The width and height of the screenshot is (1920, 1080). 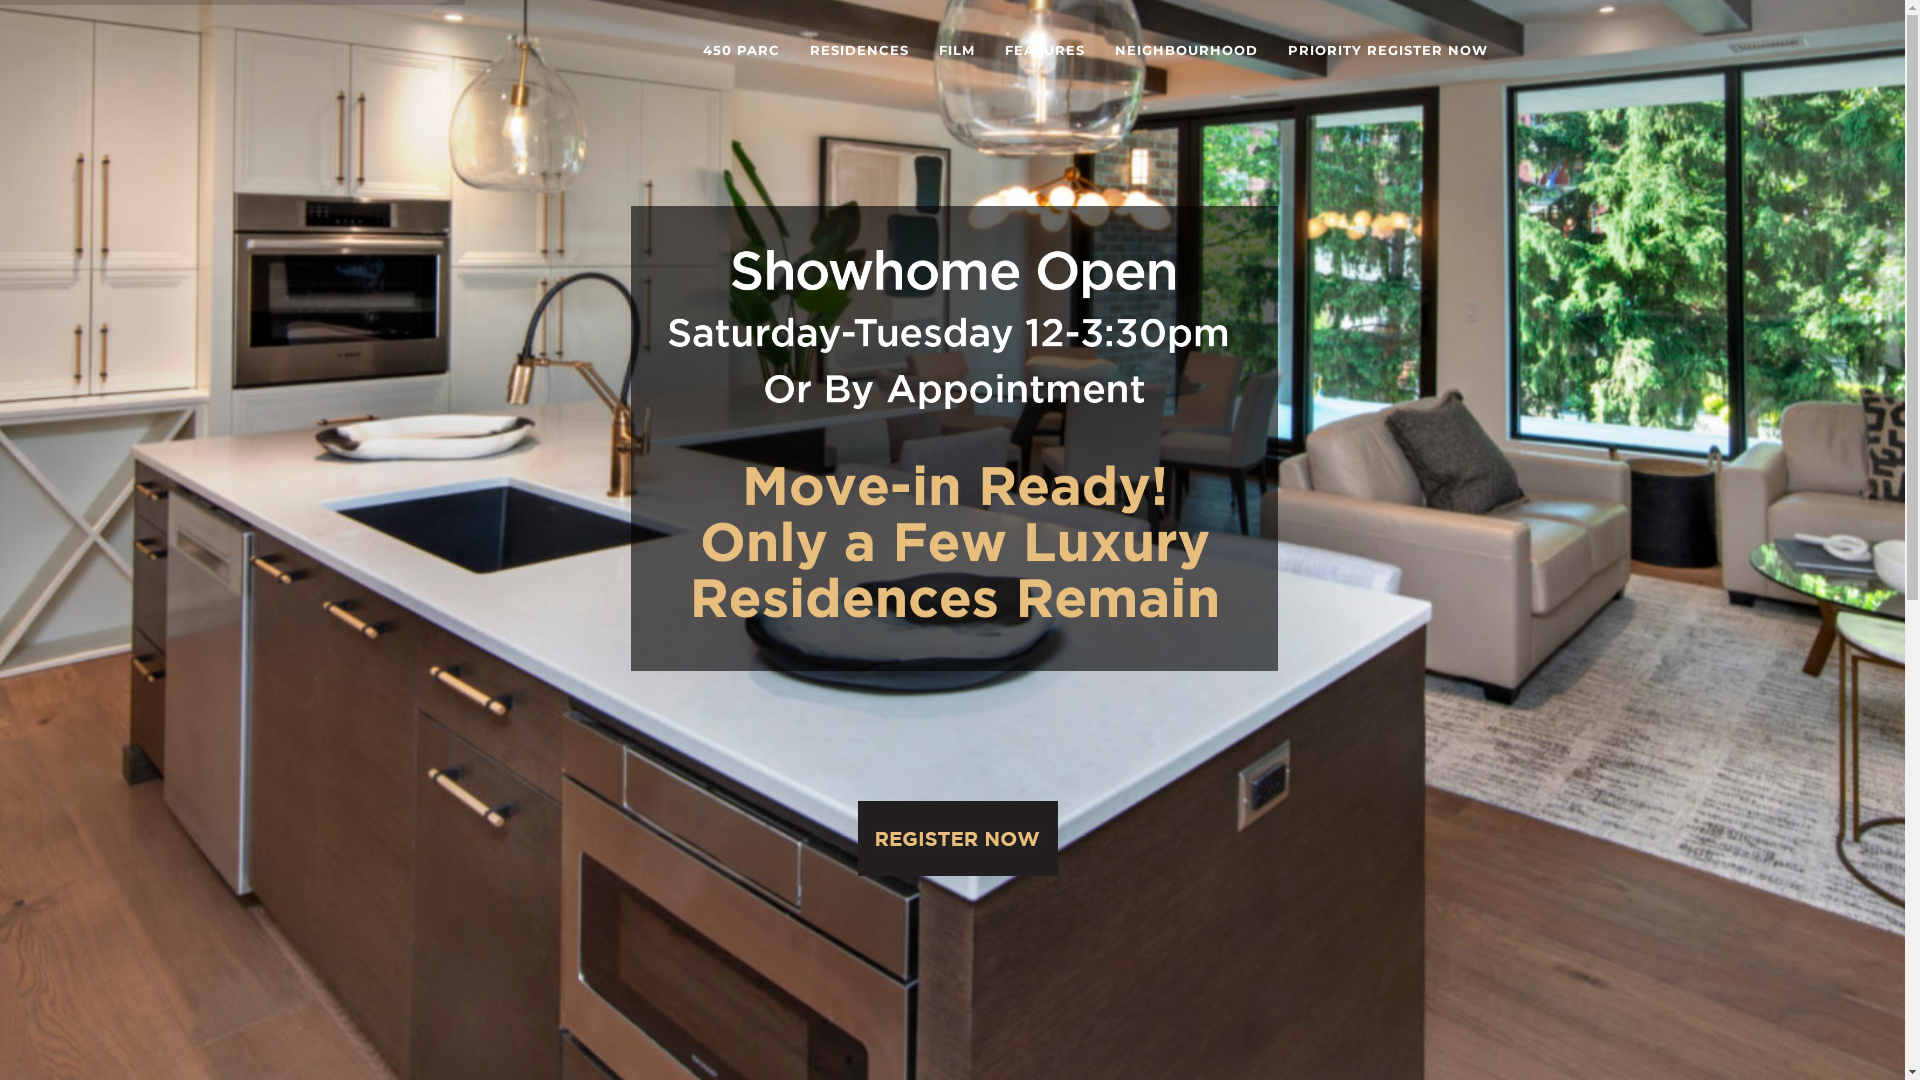 I want to click on 'RESIDENCES', so click(x=858, y=49).